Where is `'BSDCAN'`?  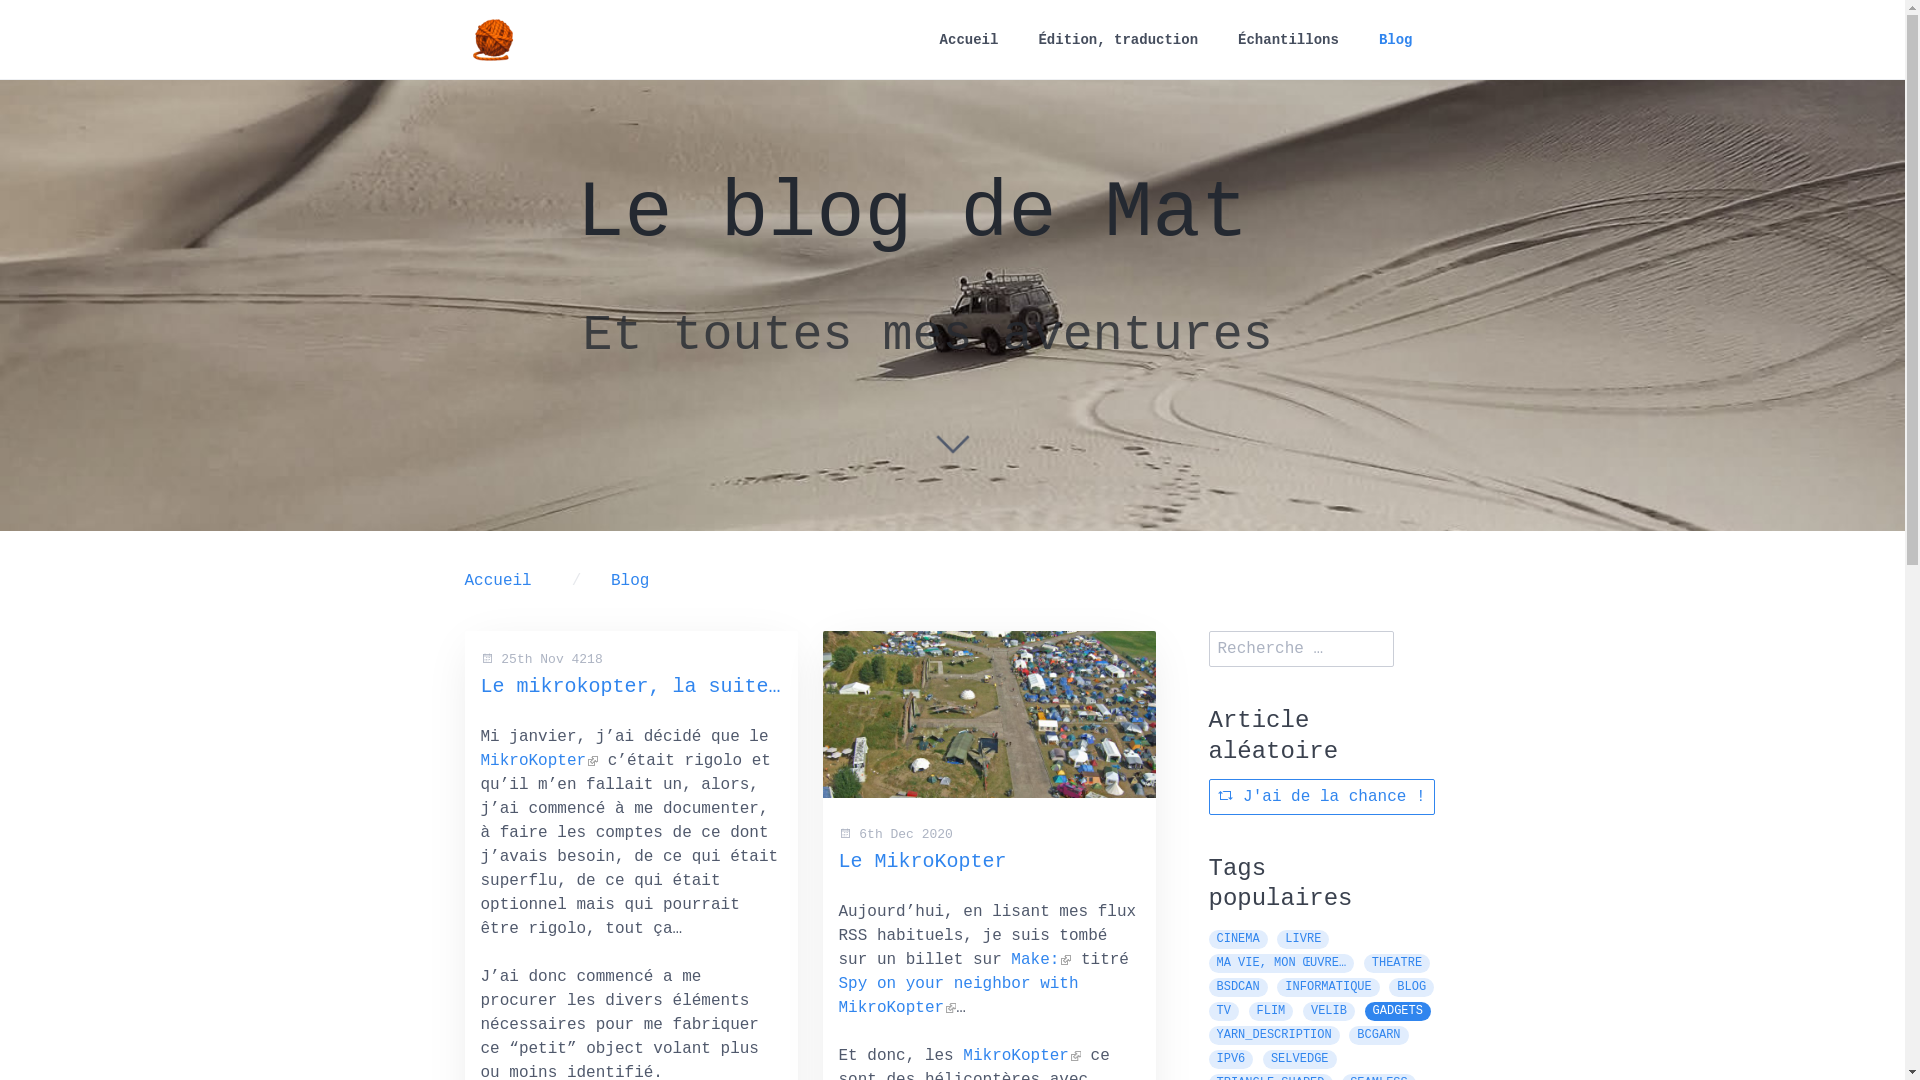 'BSDCAN' is located at coordinates (1207, 986).